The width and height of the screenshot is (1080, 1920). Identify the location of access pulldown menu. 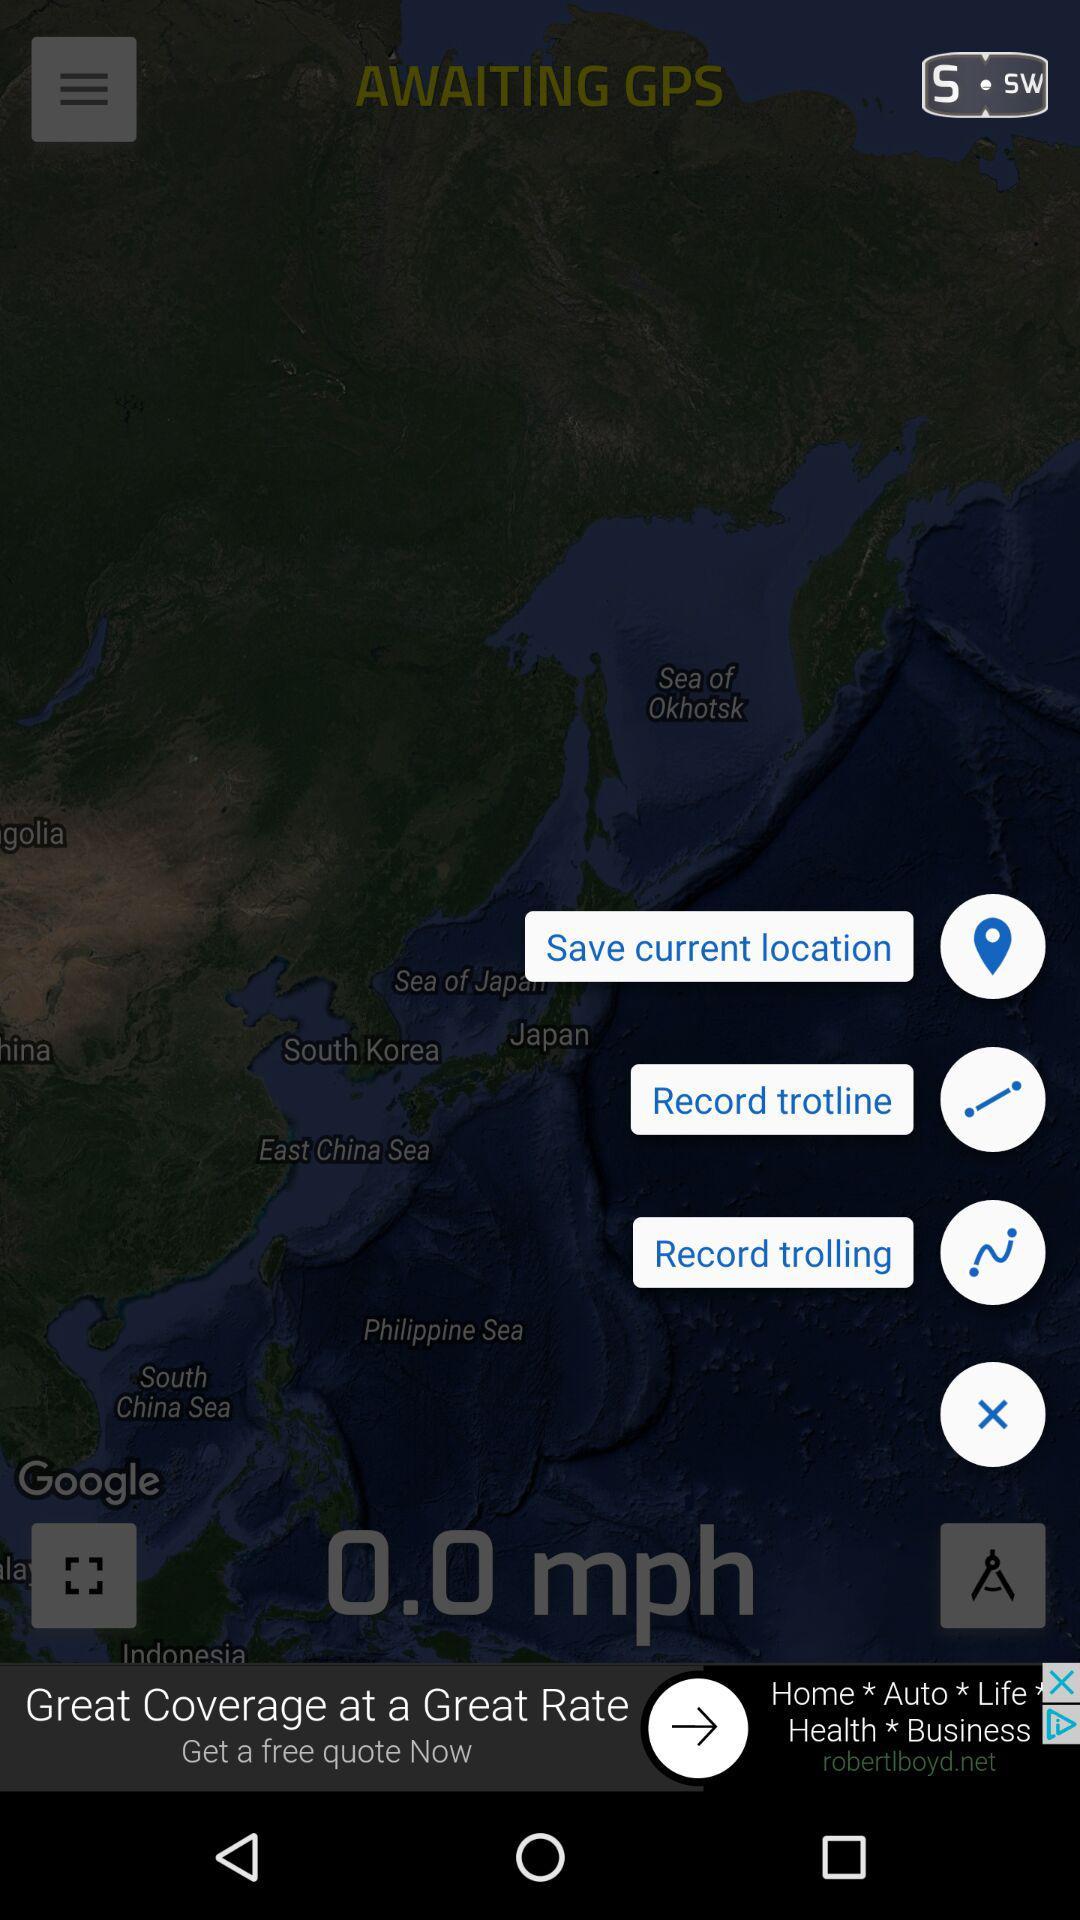
(84, 95).